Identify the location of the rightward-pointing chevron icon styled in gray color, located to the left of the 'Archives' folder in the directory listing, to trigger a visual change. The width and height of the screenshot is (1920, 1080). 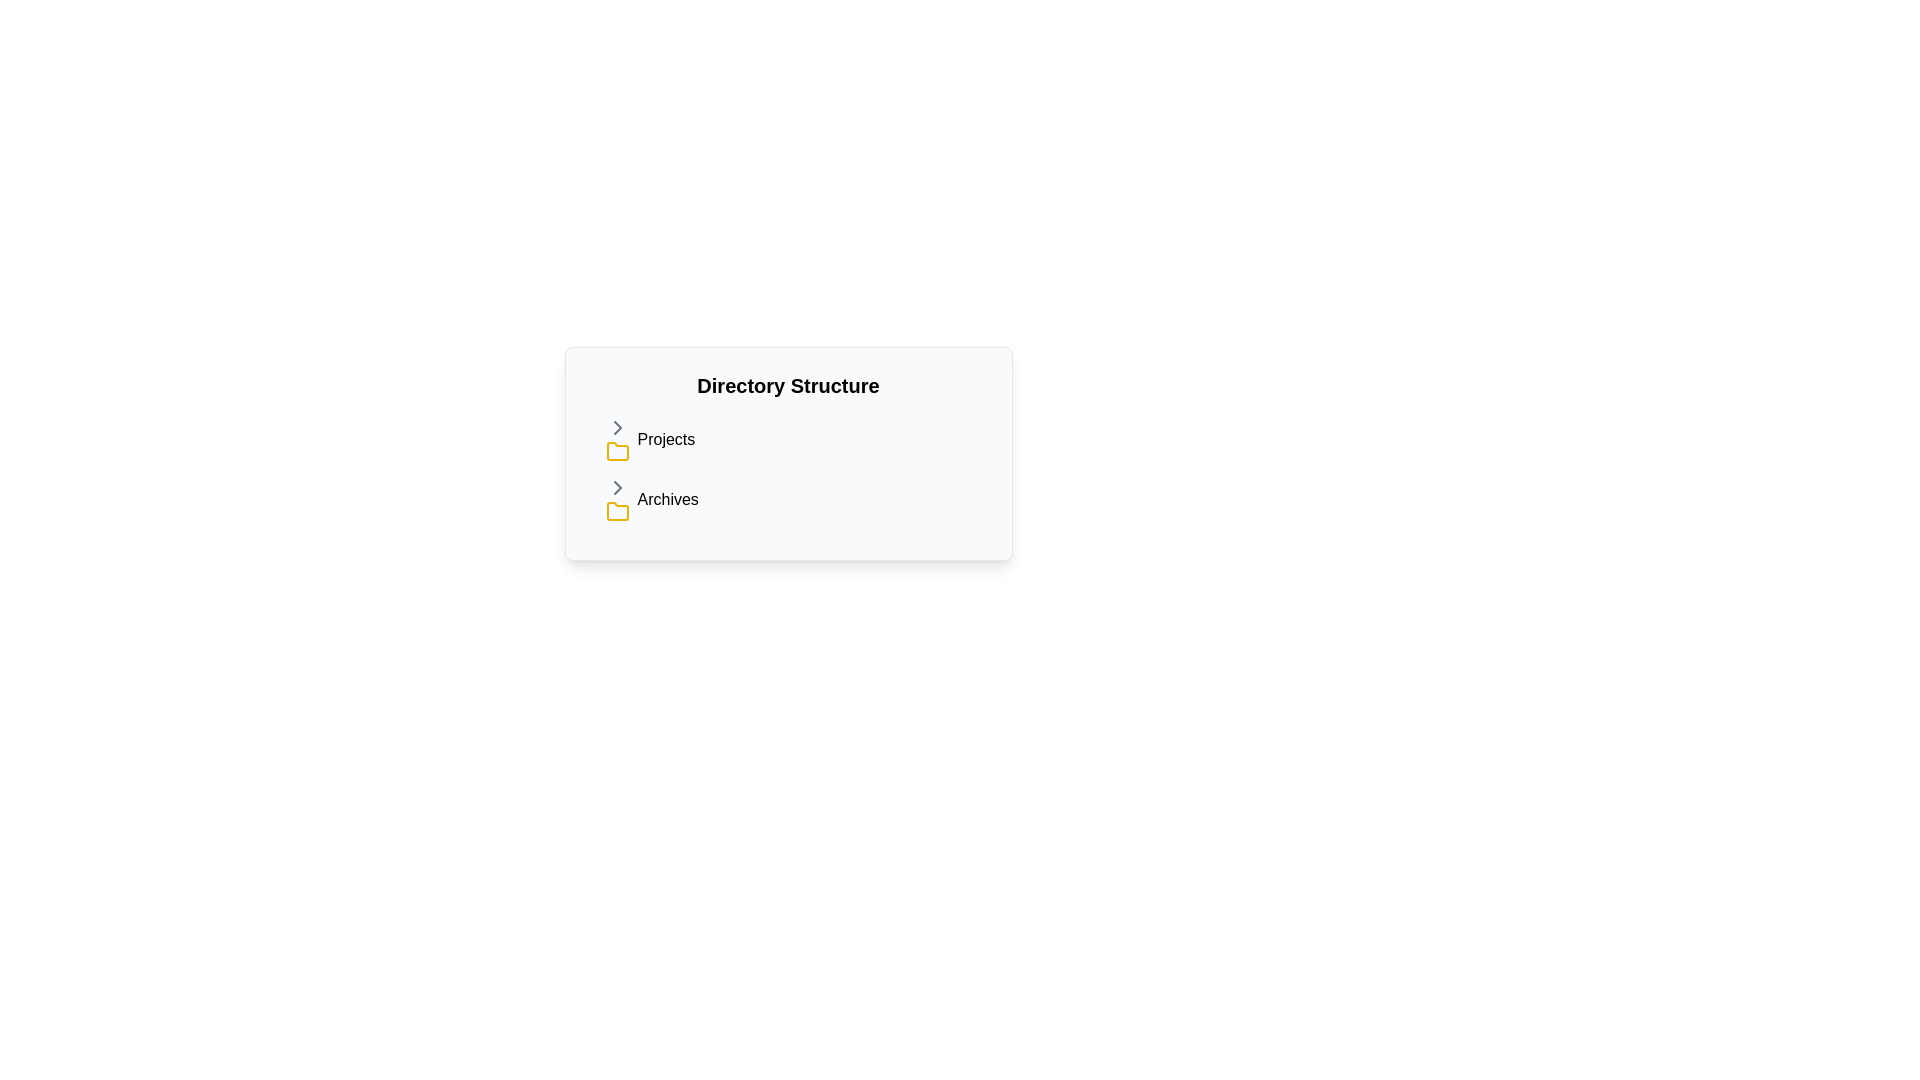
(616, 488).